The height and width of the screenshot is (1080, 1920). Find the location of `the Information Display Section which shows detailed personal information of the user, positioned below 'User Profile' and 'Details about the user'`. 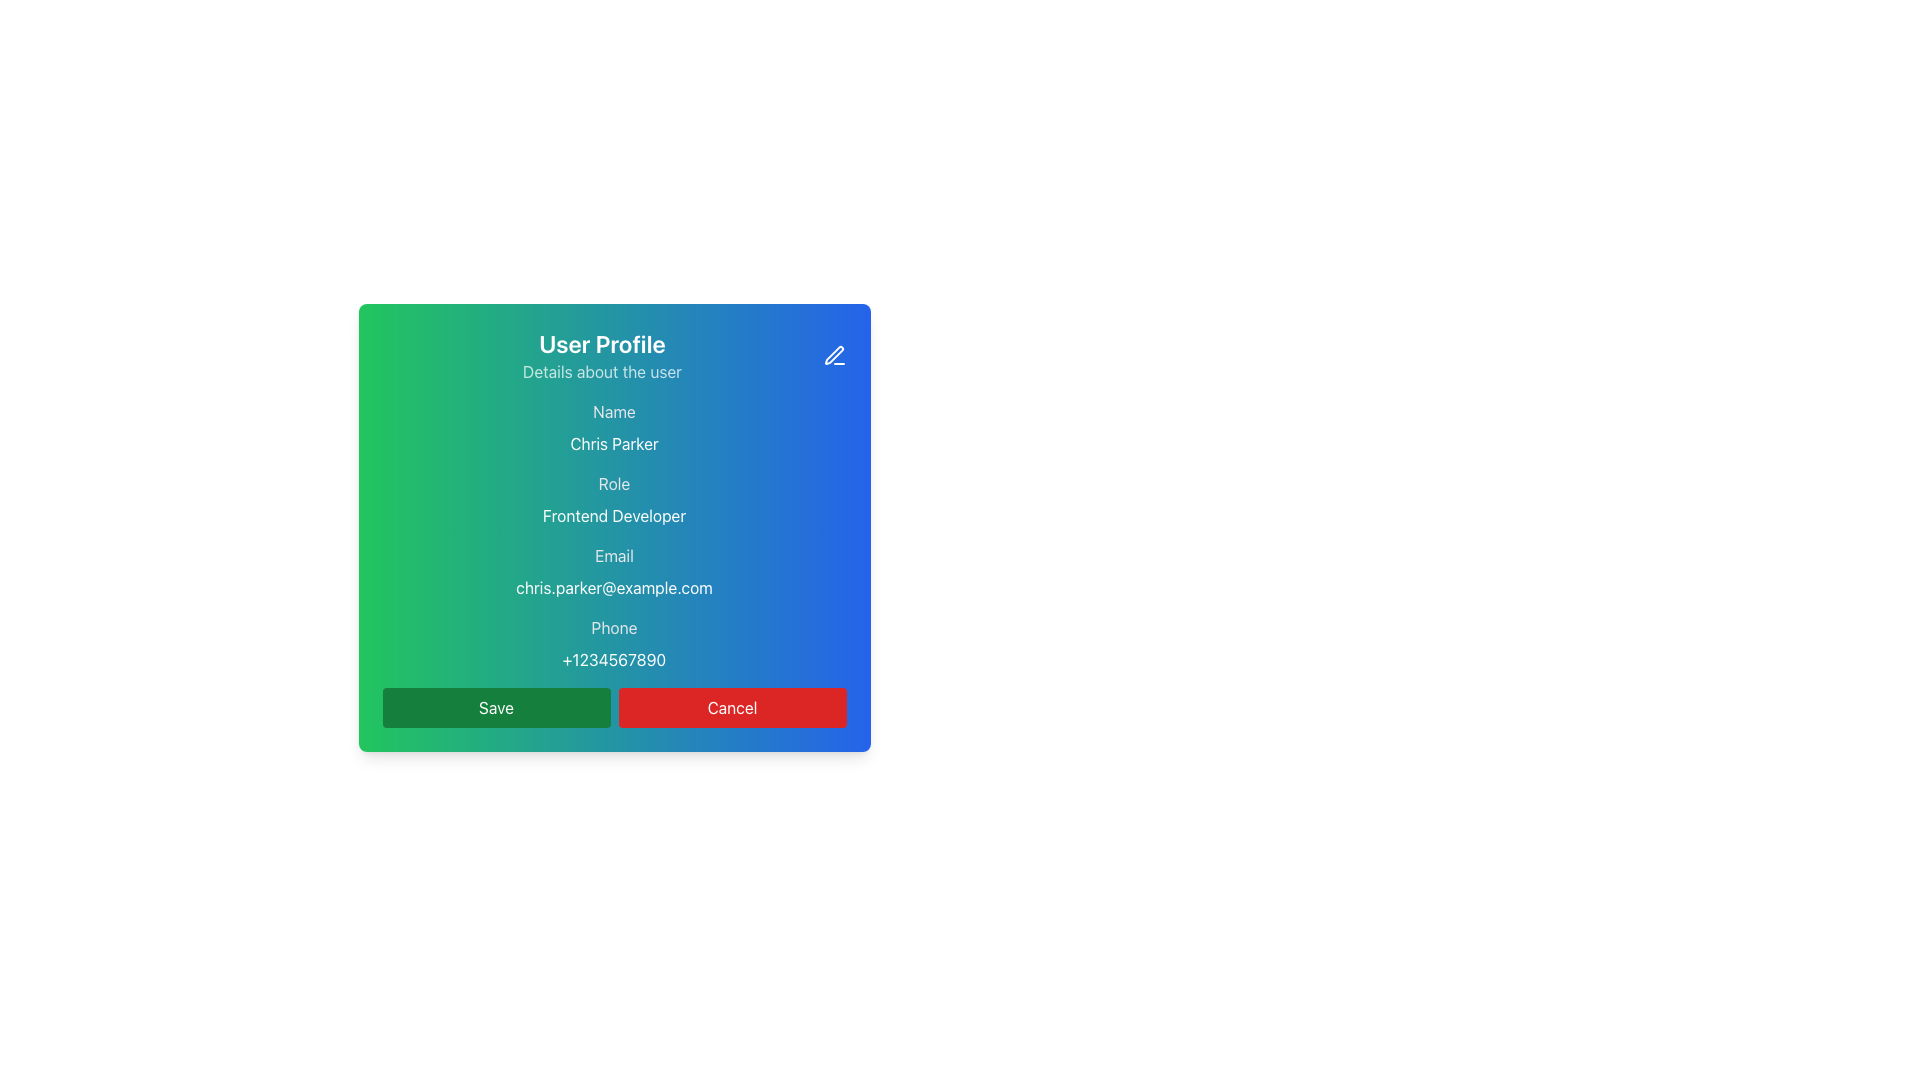

the Information Display Section which shows detailed personal information of the user, positioned below 'User Profile' and 'Details about the user' is located at coordinates (613, 535).